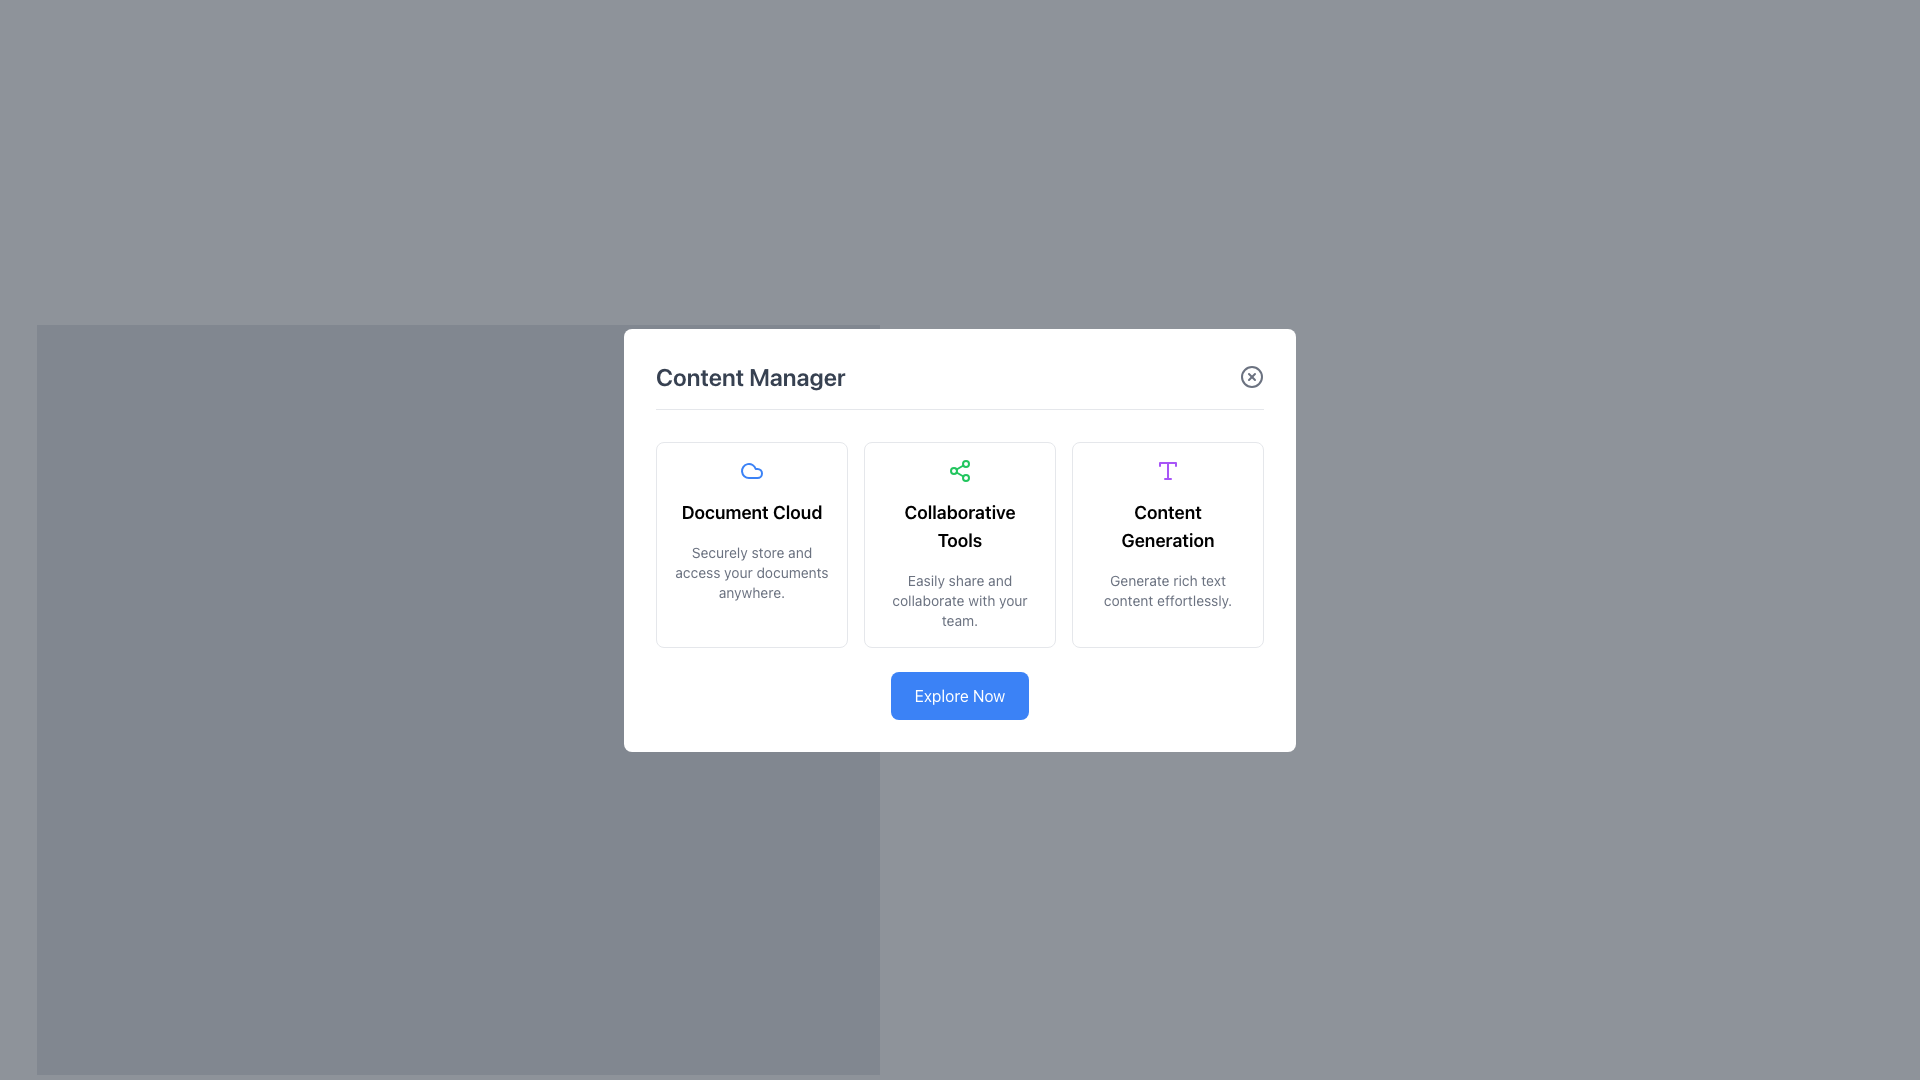 This screenshot has height=1080, width=1920. What do you see at coordinates (960, 525) in the screenshot?
I see `the Text Label element that serves as the title for the section within the central card of the interface, positioned between 'Document Cloud' and 'Content Generation'` at bounding box center [960, 525].